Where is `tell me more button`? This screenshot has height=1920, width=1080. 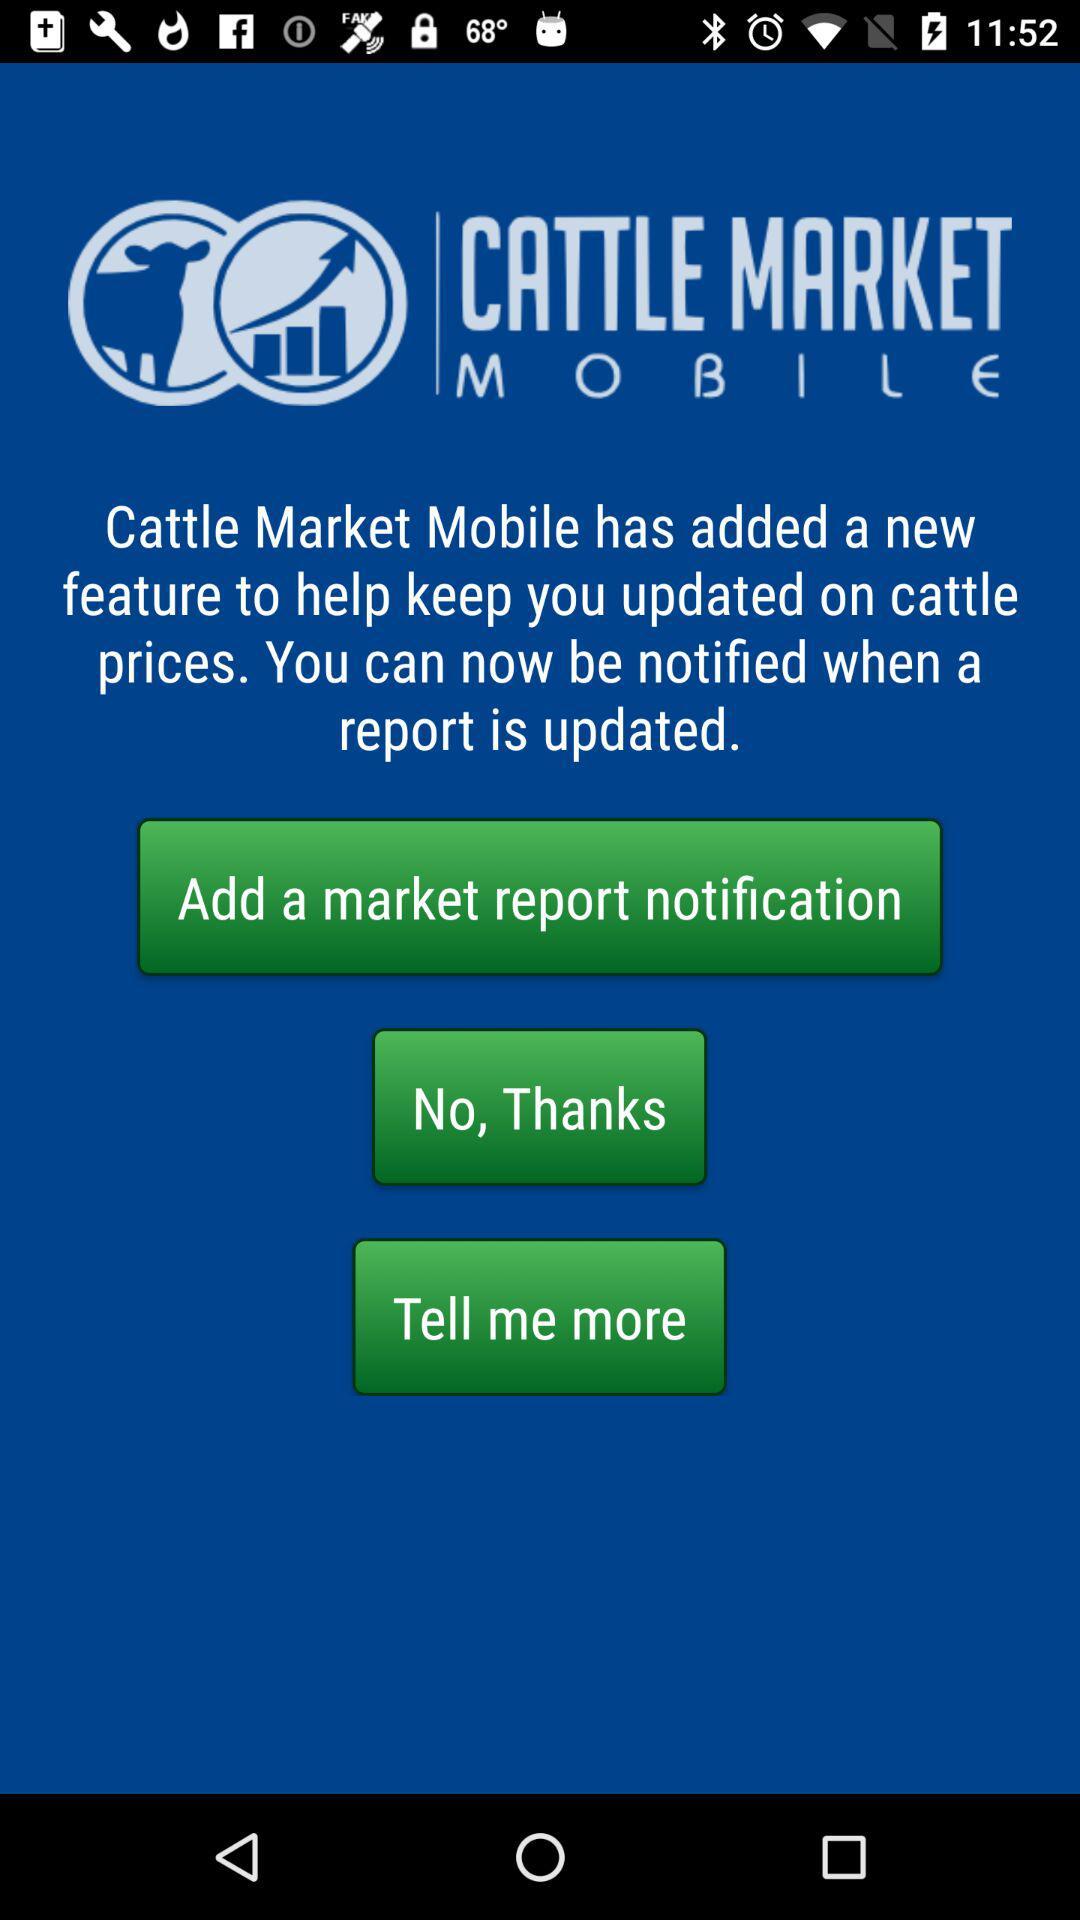
tell me more button is located at coordinates (538, 1316).